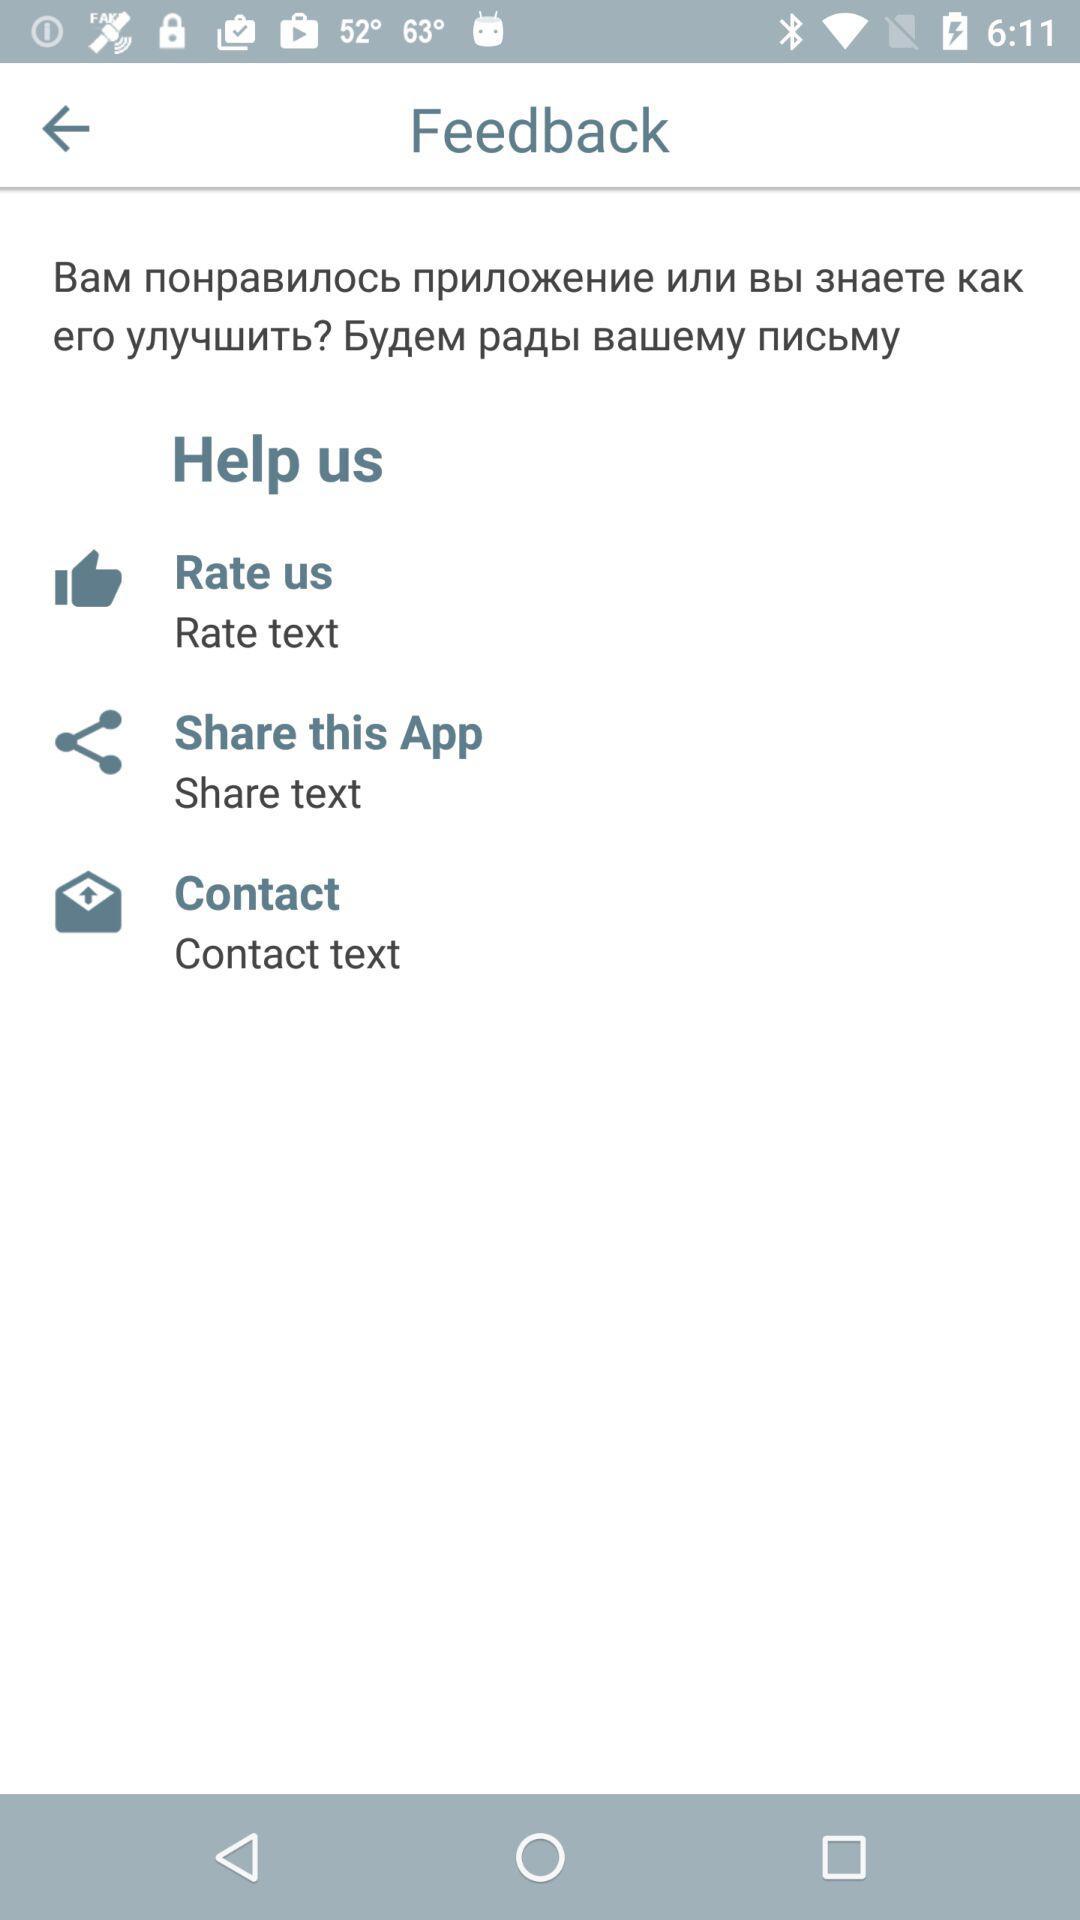  Describe the element at coordinates (86, 579) in the screenshot. I see `rate app` at that location.